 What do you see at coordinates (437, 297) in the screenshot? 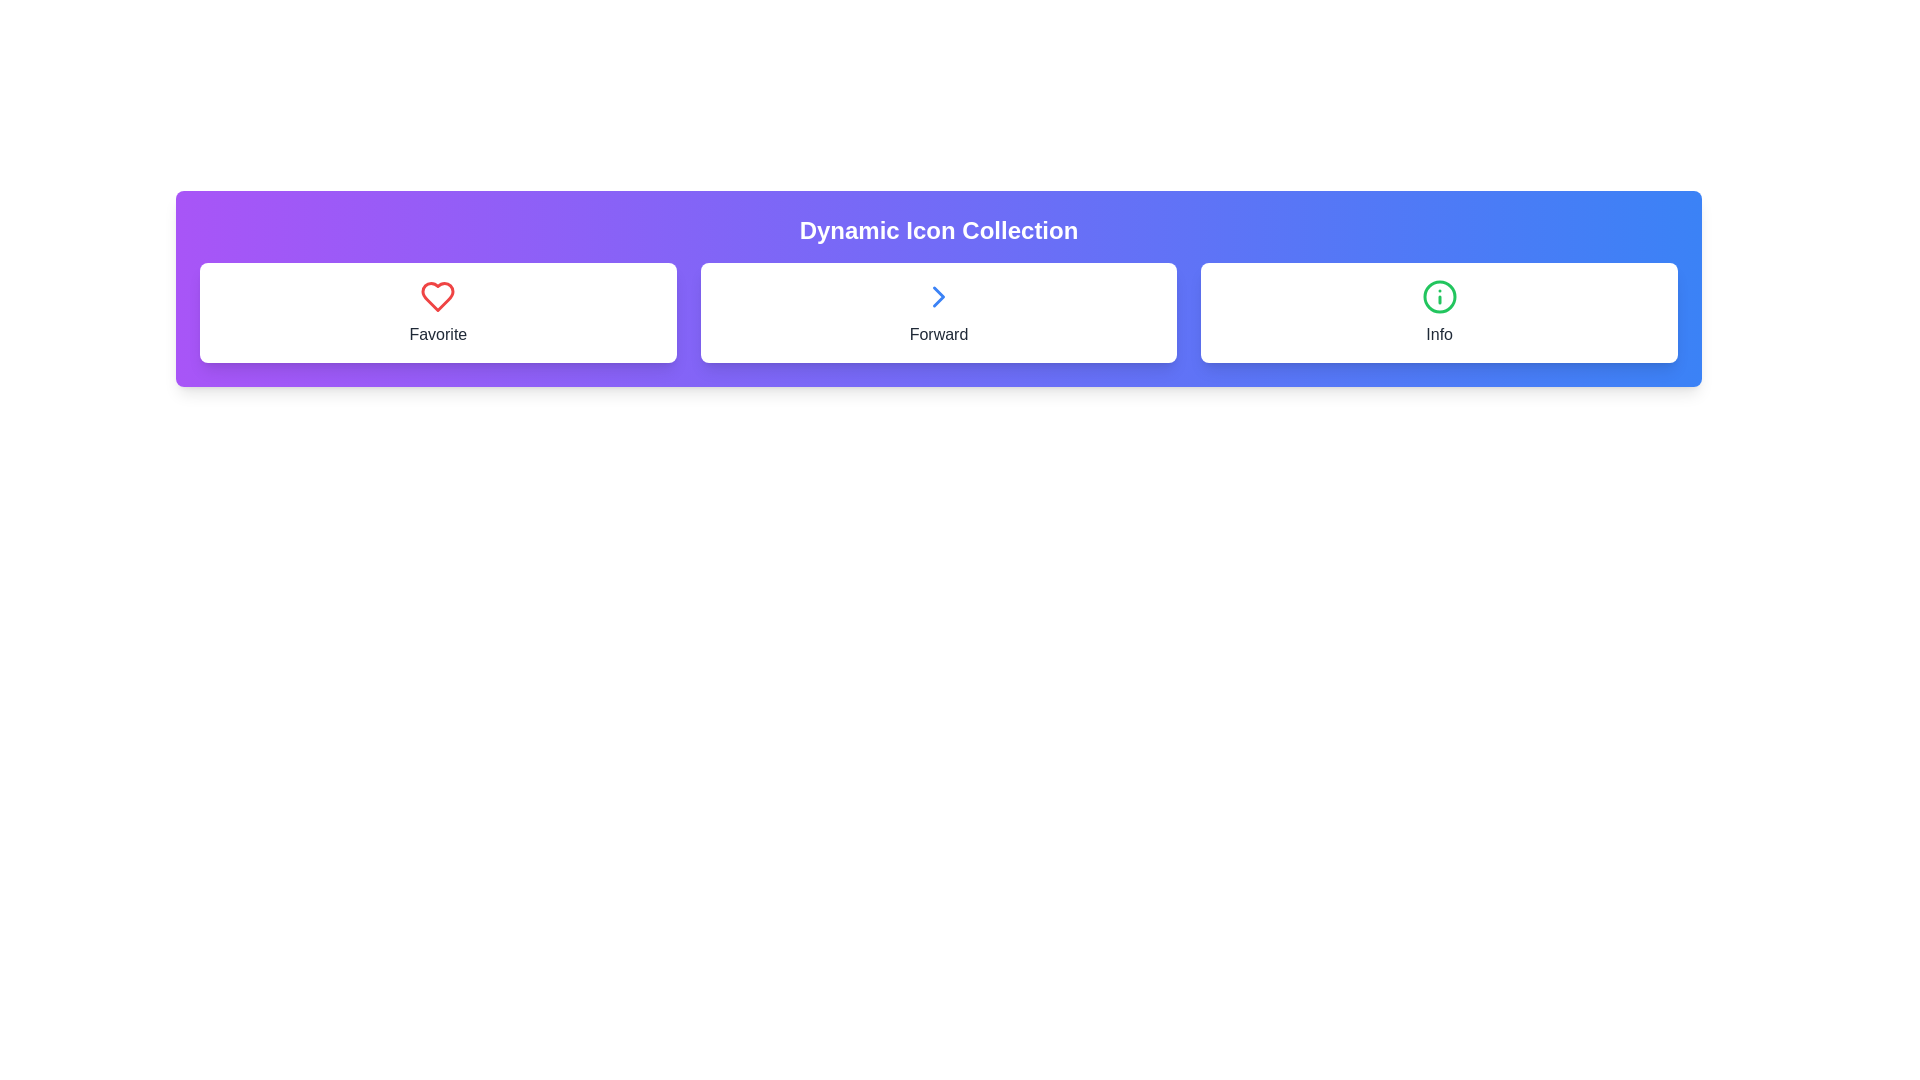
I see `the heart icon at the top center of the 'Favorite' card, which indicates the 'Favorite' interaction available in the collection layout` at bounding box center [437, 297].